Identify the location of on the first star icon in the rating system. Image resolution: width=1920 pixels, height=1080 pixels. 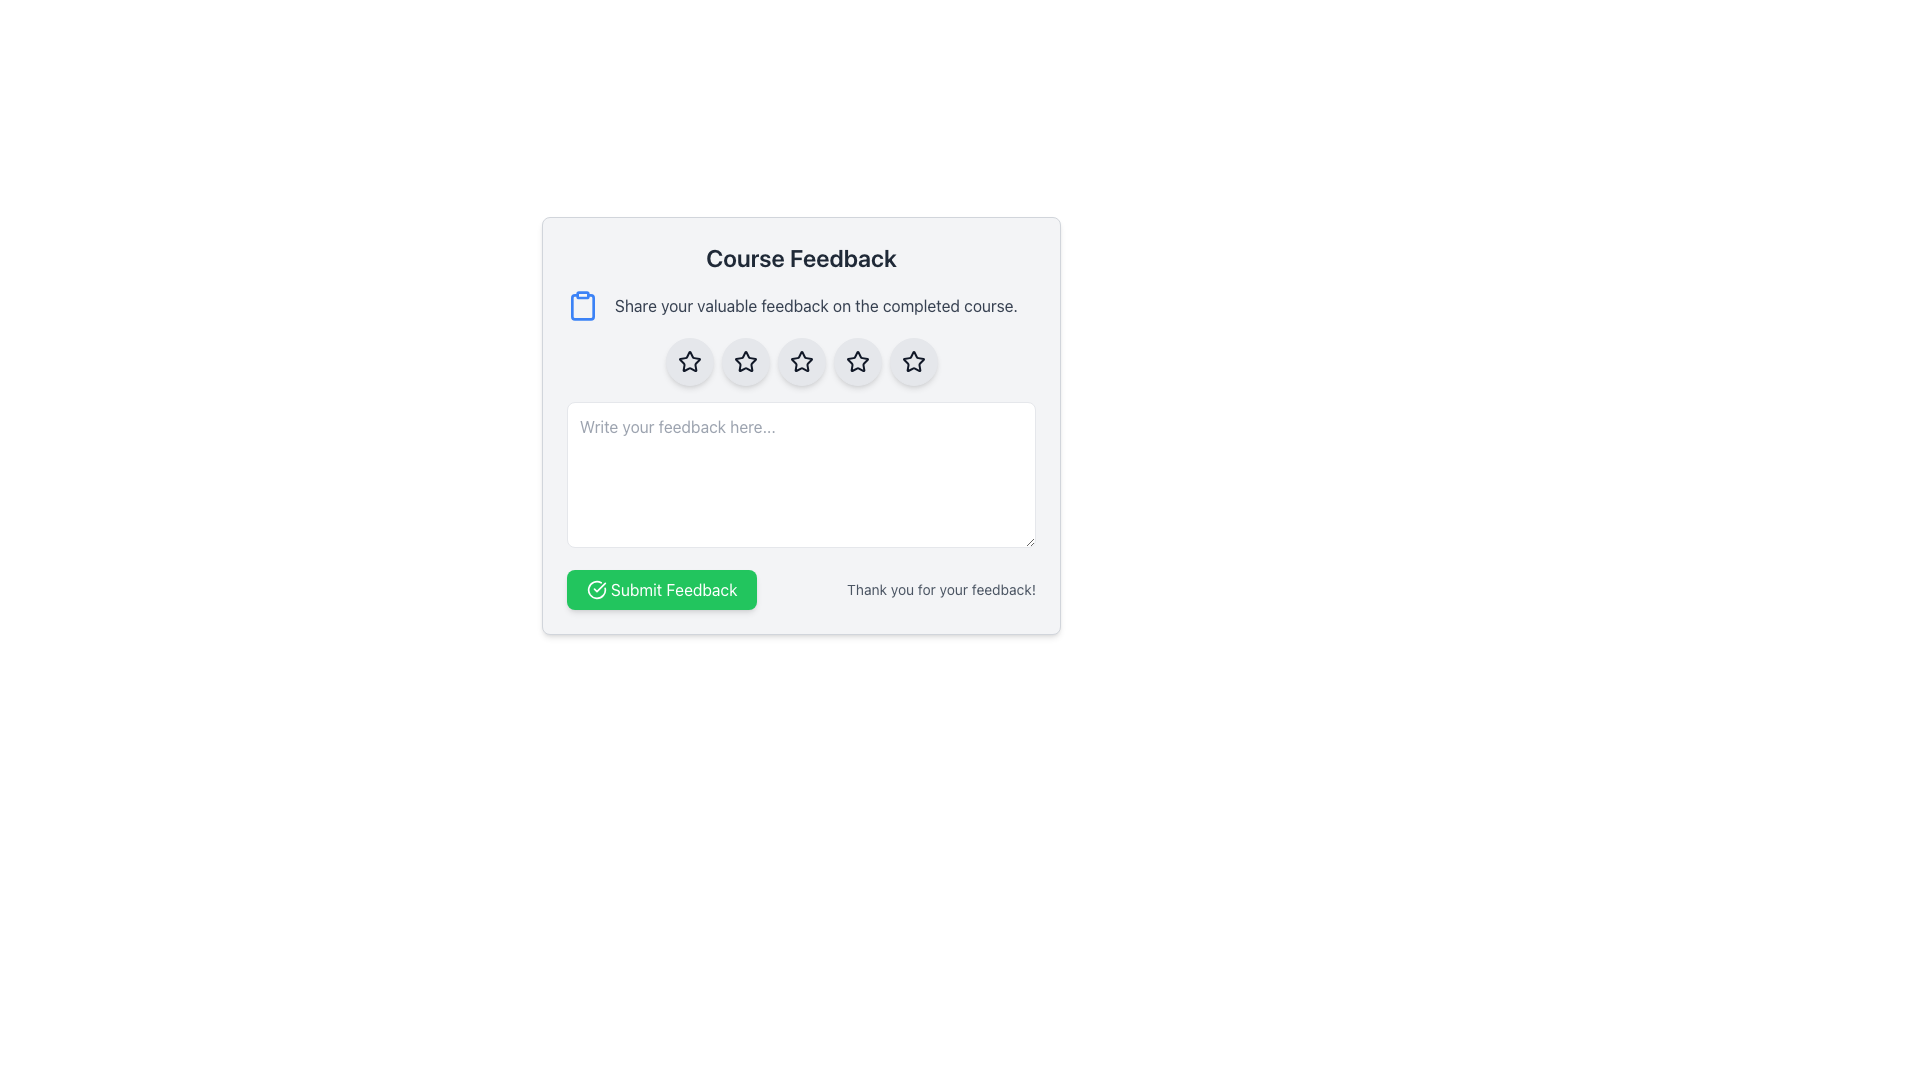
(689, 361).